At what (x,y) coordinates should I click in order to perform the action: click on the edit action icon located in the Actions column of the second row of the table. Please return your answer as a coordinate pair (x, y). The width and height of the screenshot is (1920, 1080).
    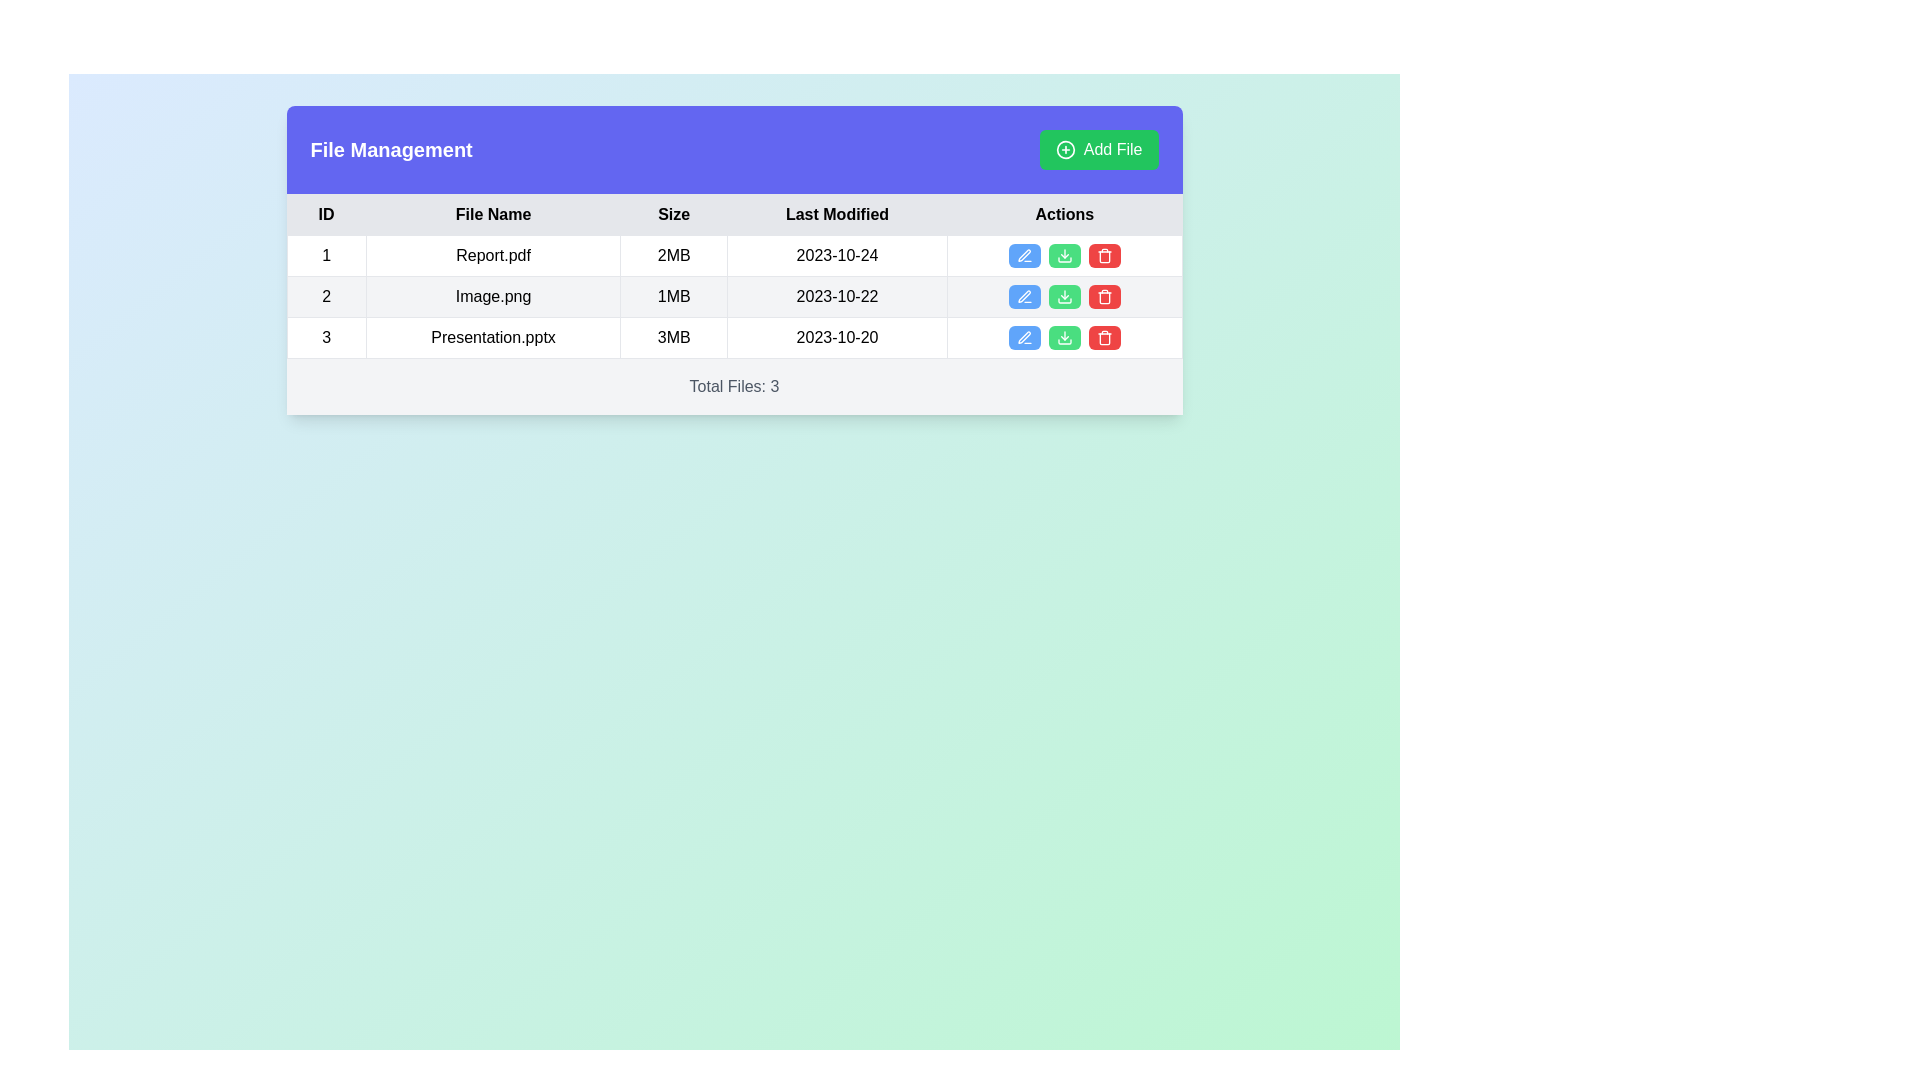
    Looking at the image, I should click on (1024, 254).